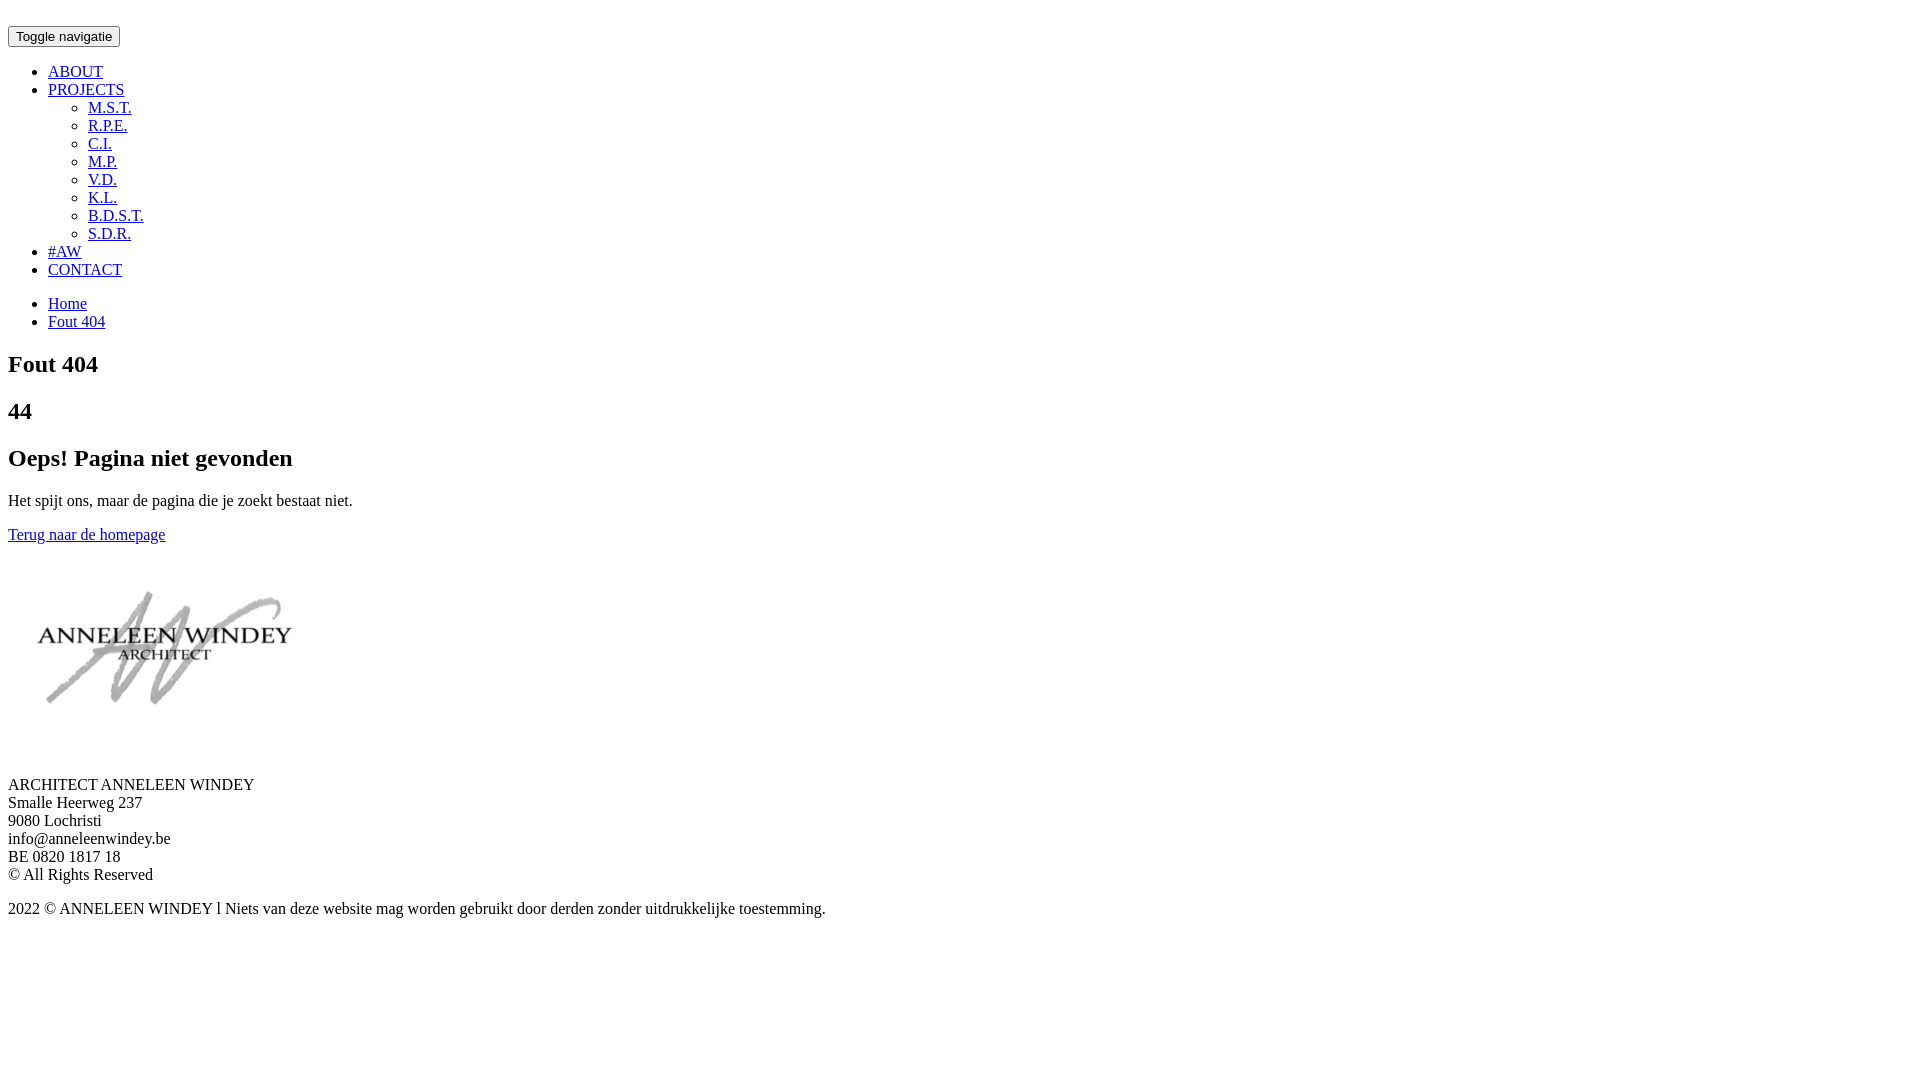 This screenshot has height=1080, width=1920. Describe the element at coordinates (7, 7) in the screenshot. I see `'Doorgaan naar inhoud'` at that location.